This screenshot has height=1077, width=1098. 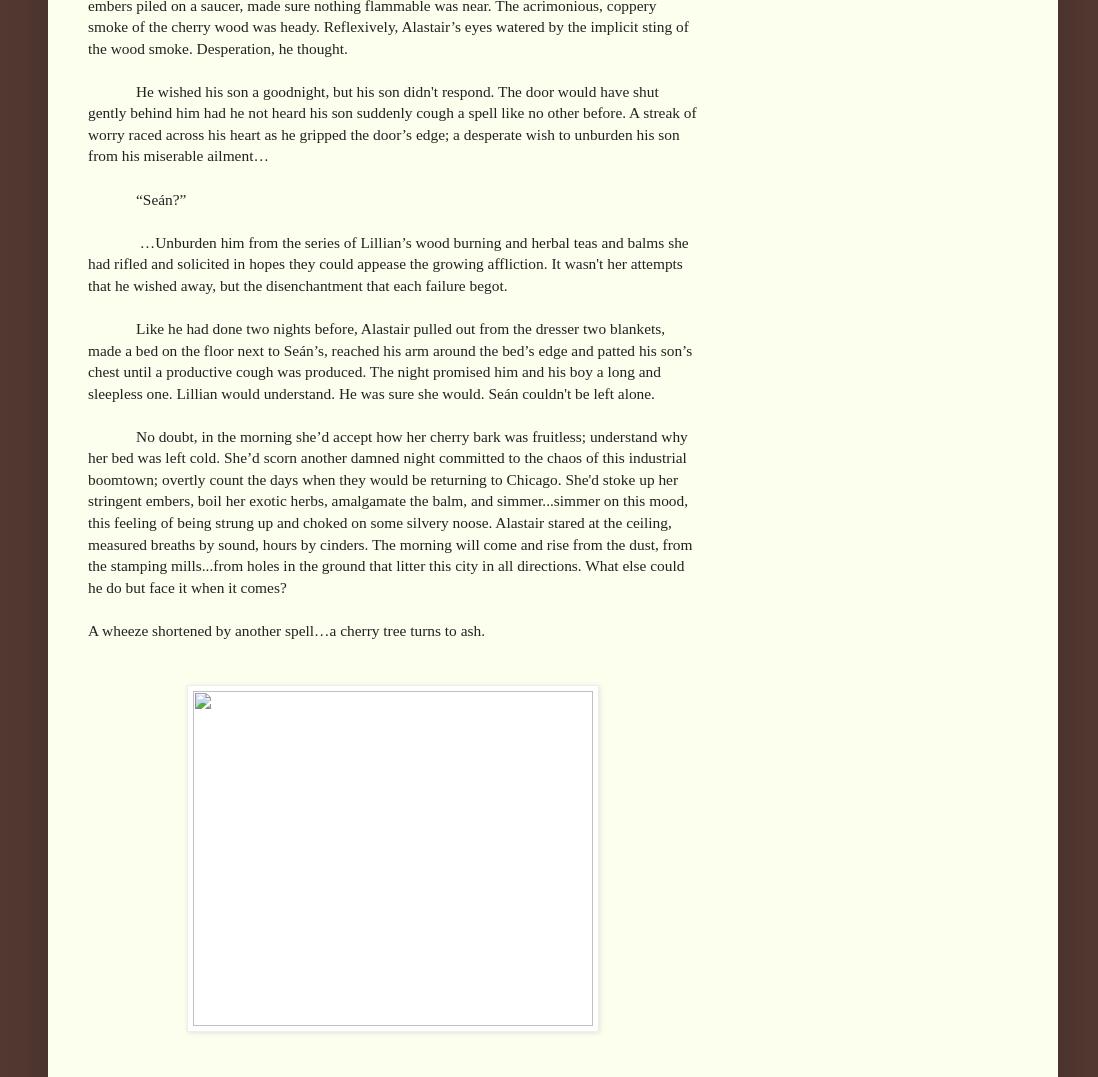 What do you see at coordinates (359, 543) in the screenshot?
I see `'cinders. The'` at bounding box center [359, 543].